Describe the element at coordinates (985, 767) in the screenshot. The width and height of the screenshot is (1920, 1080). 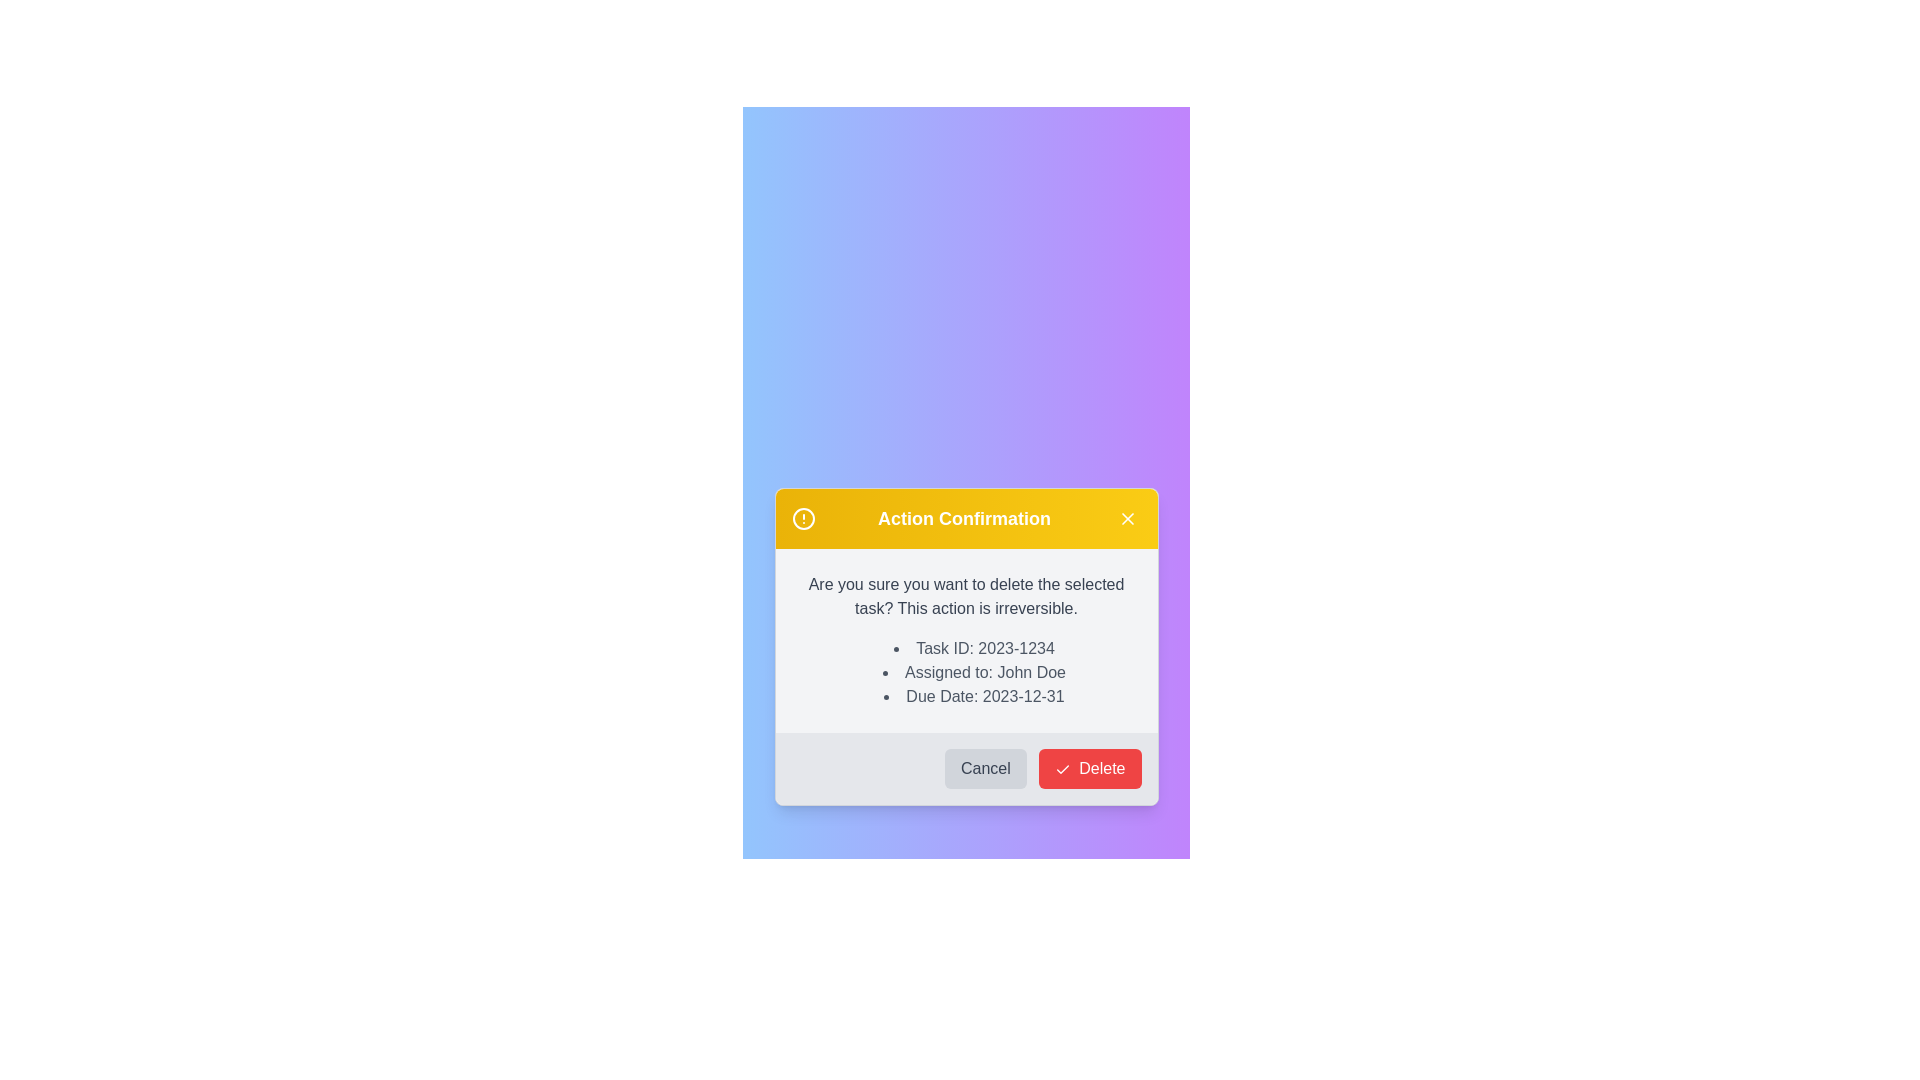
I see `the 'Cancel' button, which is a rectangular button with a light gray background and black text, located in a modal dialog box at the bottom left of a group of buttons` at that location.